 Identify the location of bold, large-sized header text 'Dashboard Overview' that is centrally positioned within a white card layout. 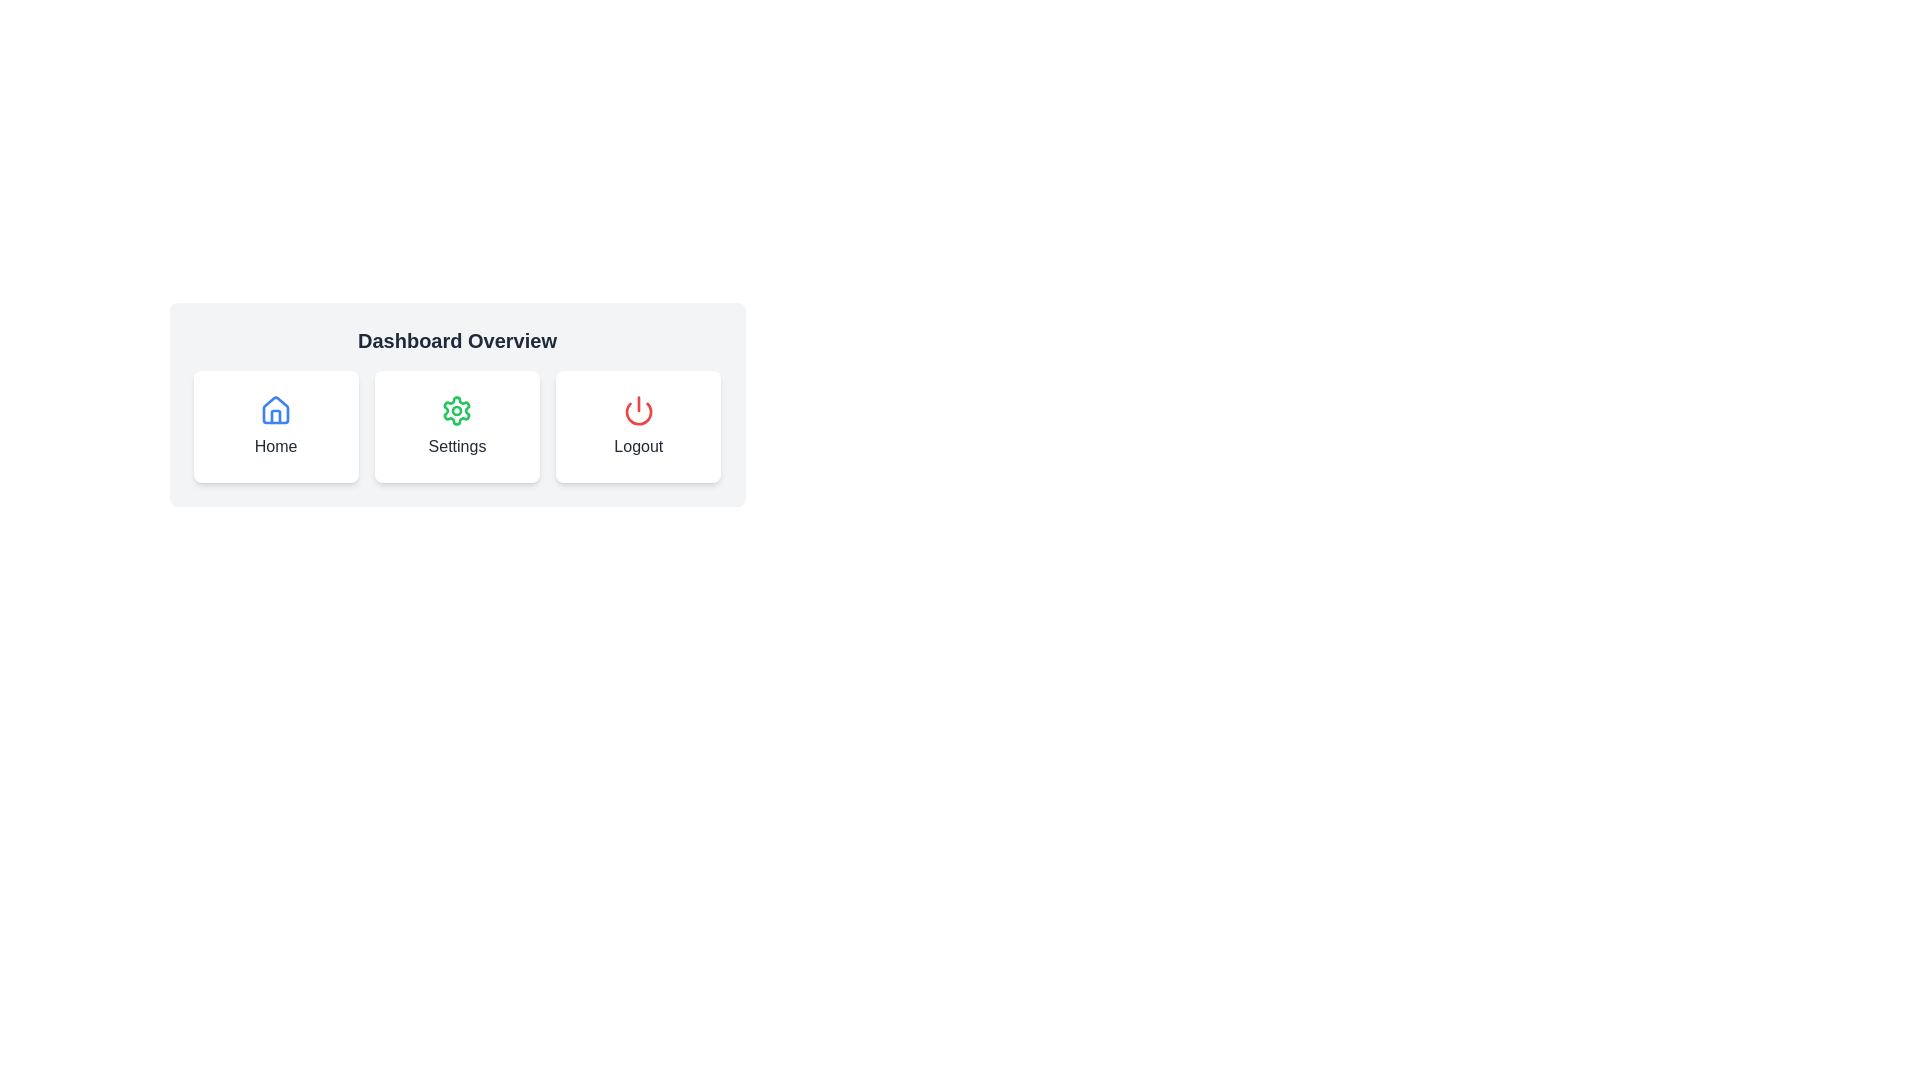
(456, 339).